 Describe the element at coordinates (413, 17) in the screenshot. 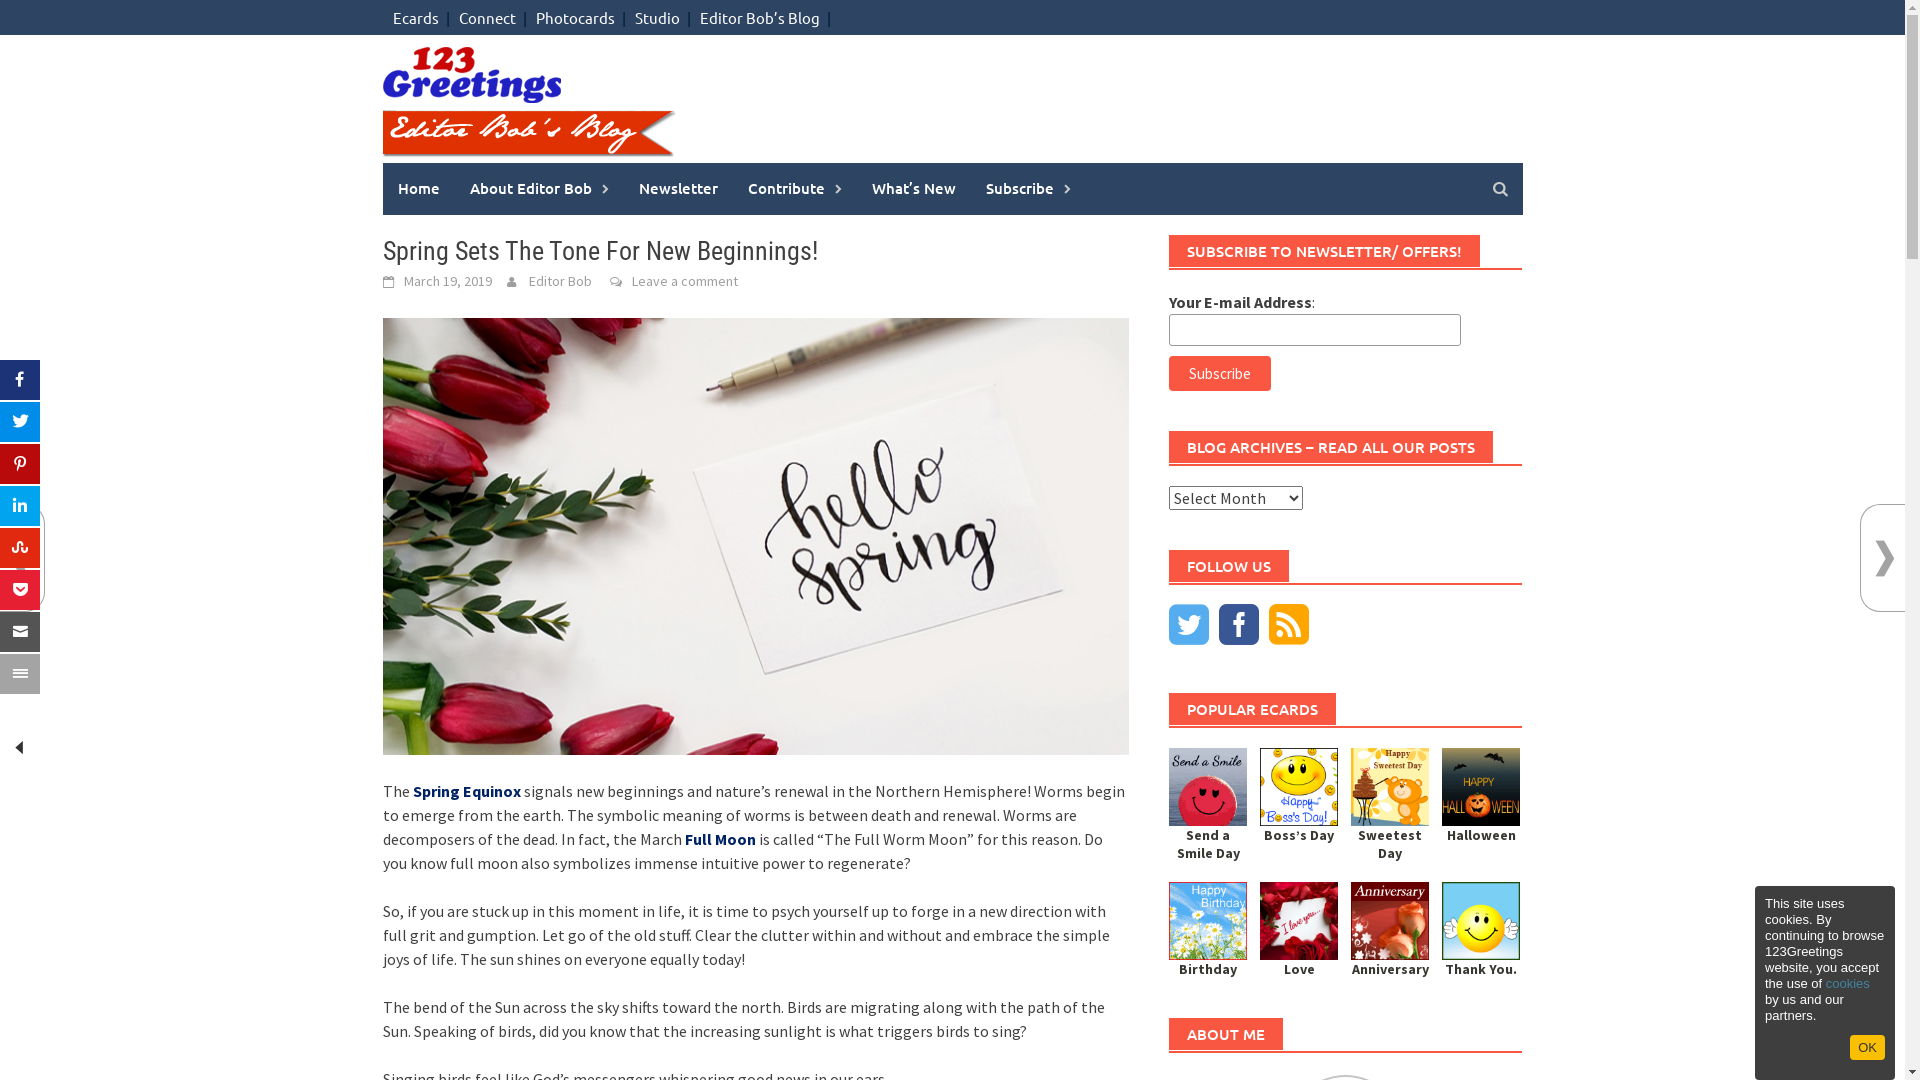

I see `'Ecards'` at that location.